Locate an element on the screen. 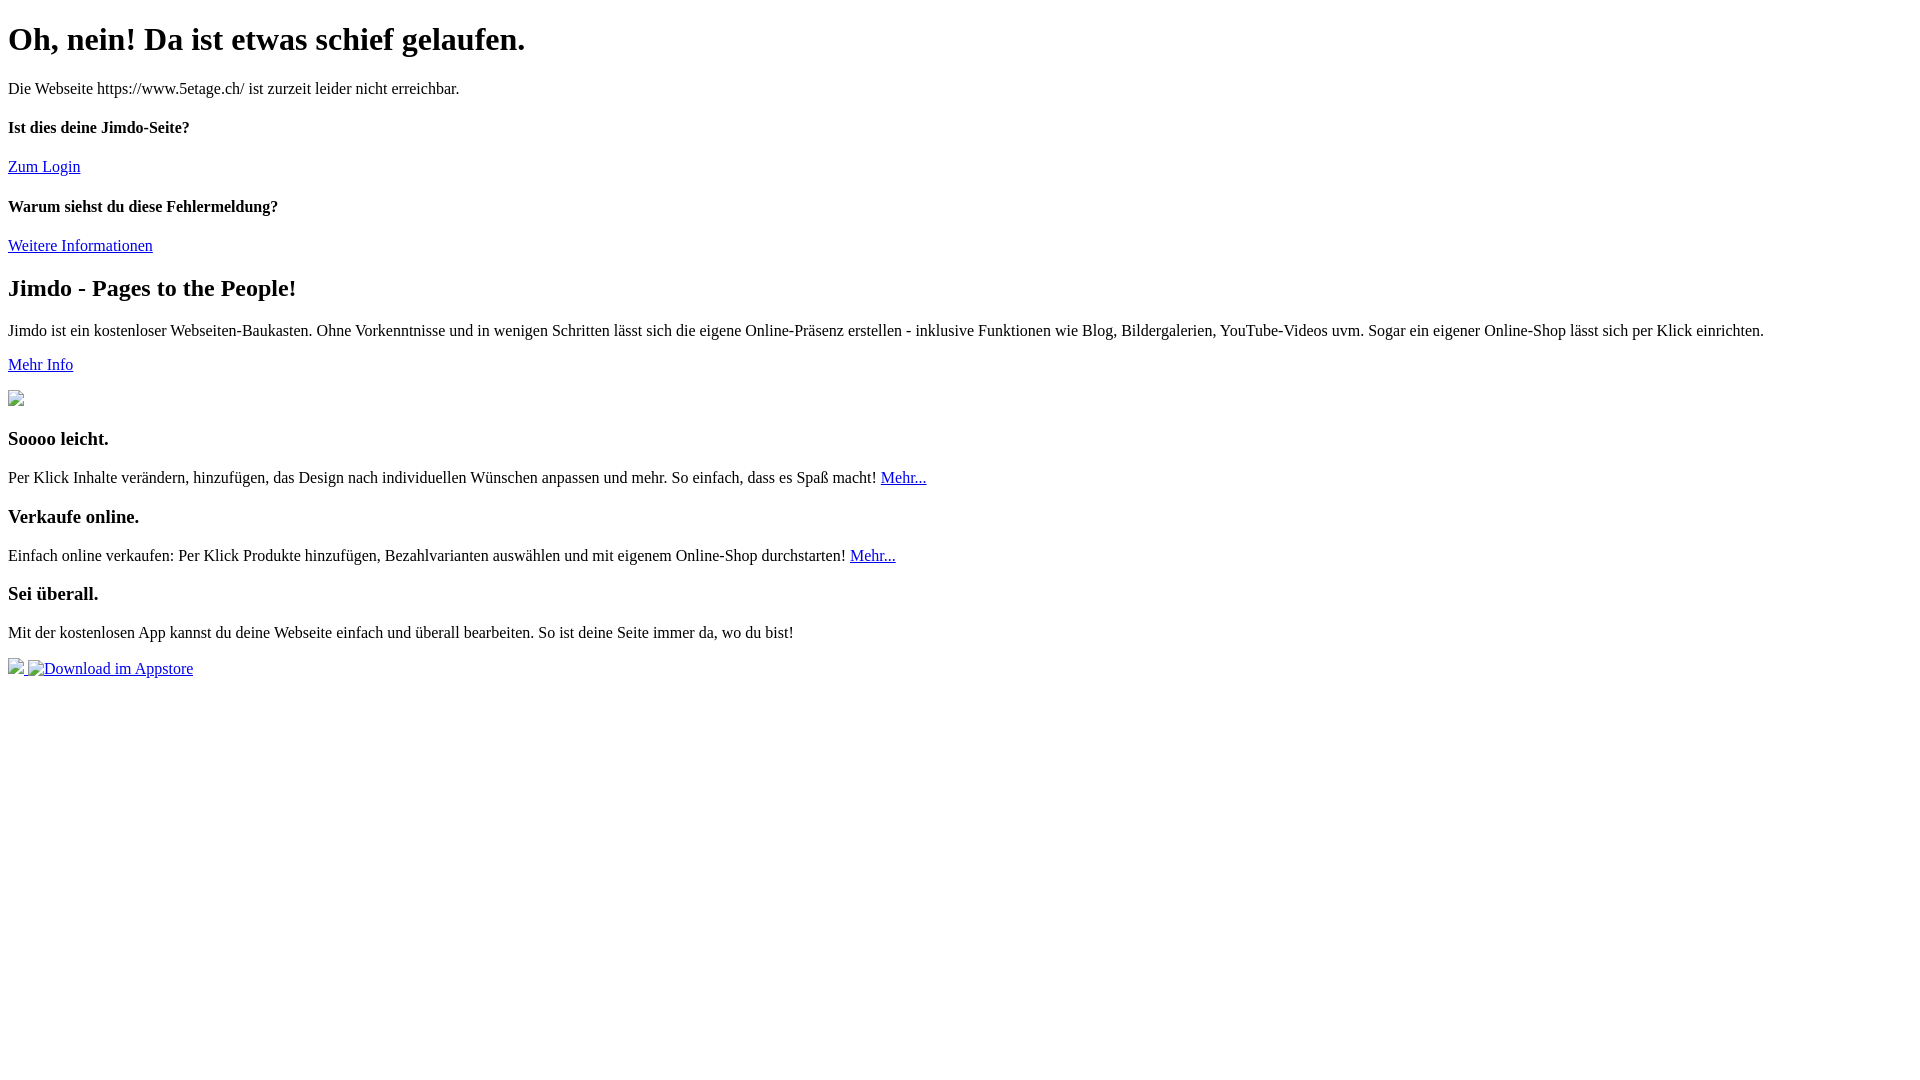 The image size is (1920, 1080). 'Mehr Info' is located at coordinates (8, 364).